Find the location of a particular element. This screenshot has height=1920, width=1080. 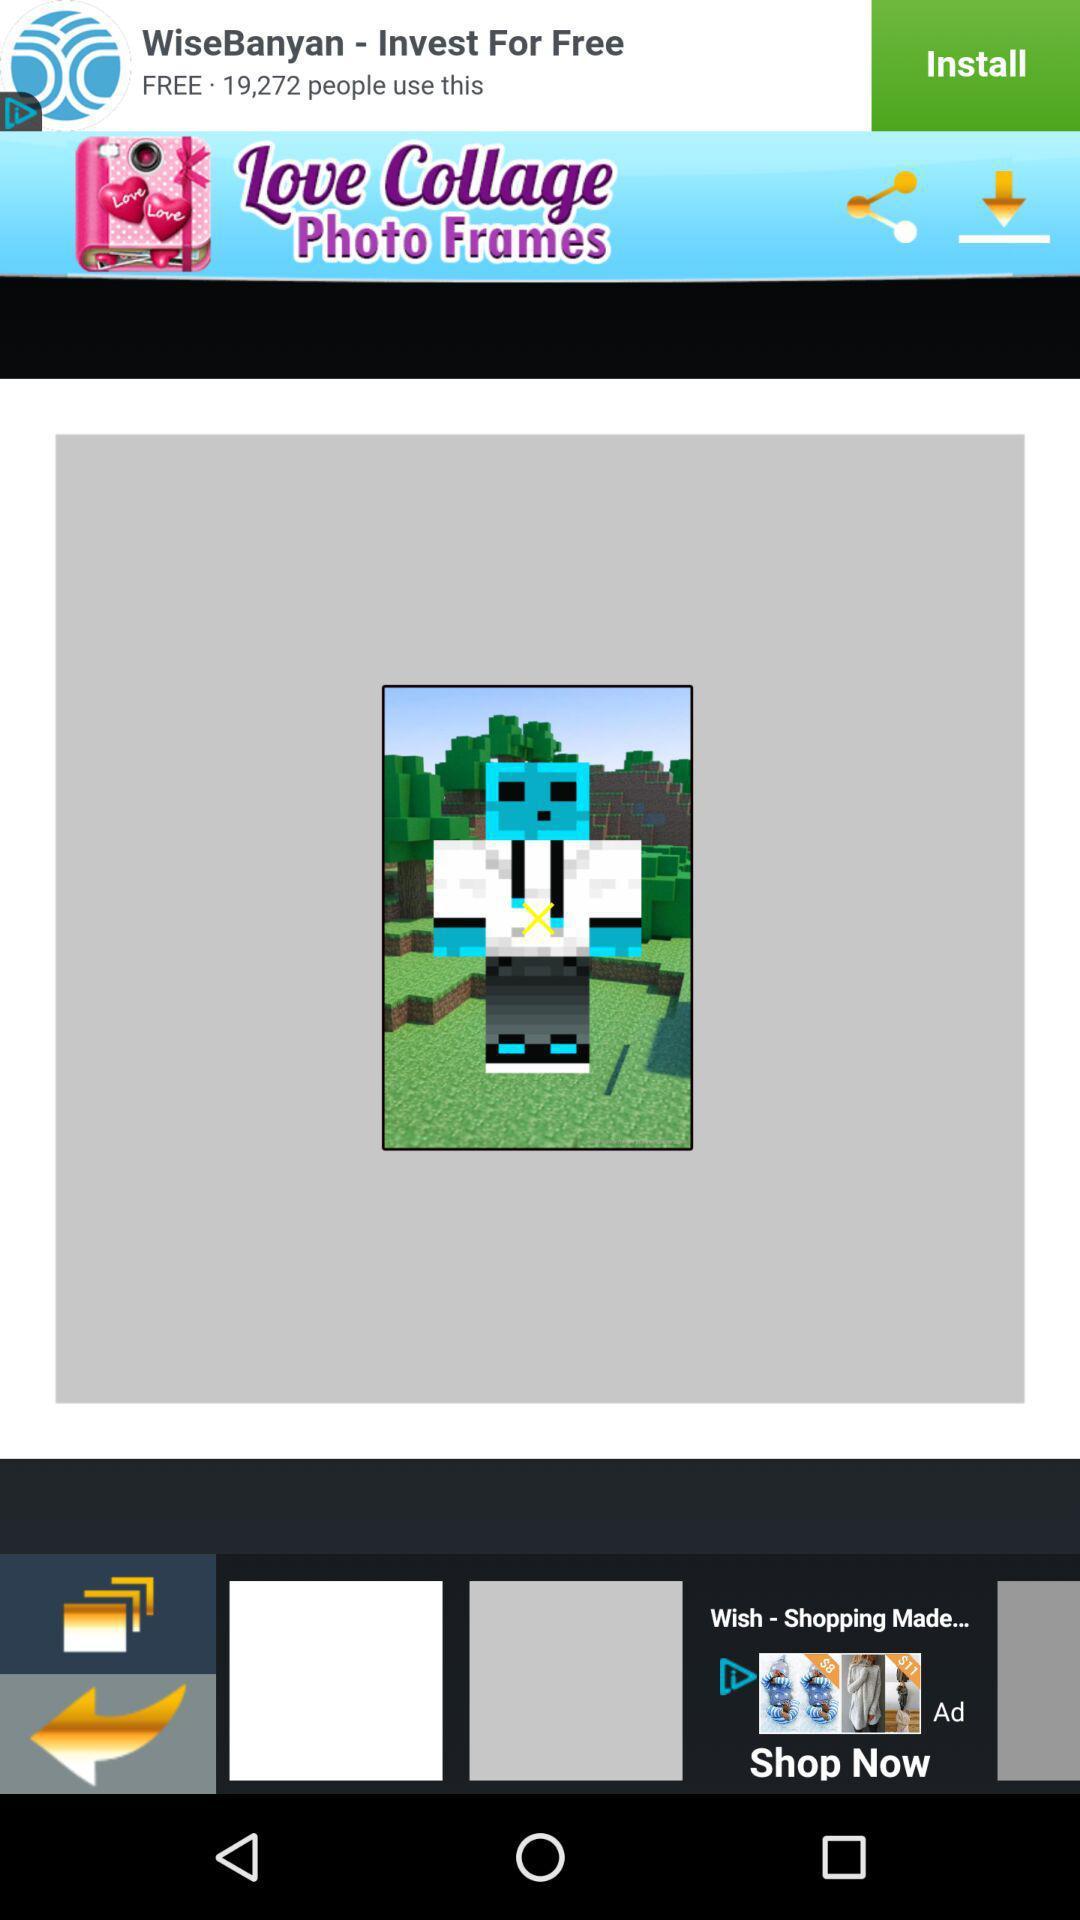

the share icon is located at coordinates (880, 221).